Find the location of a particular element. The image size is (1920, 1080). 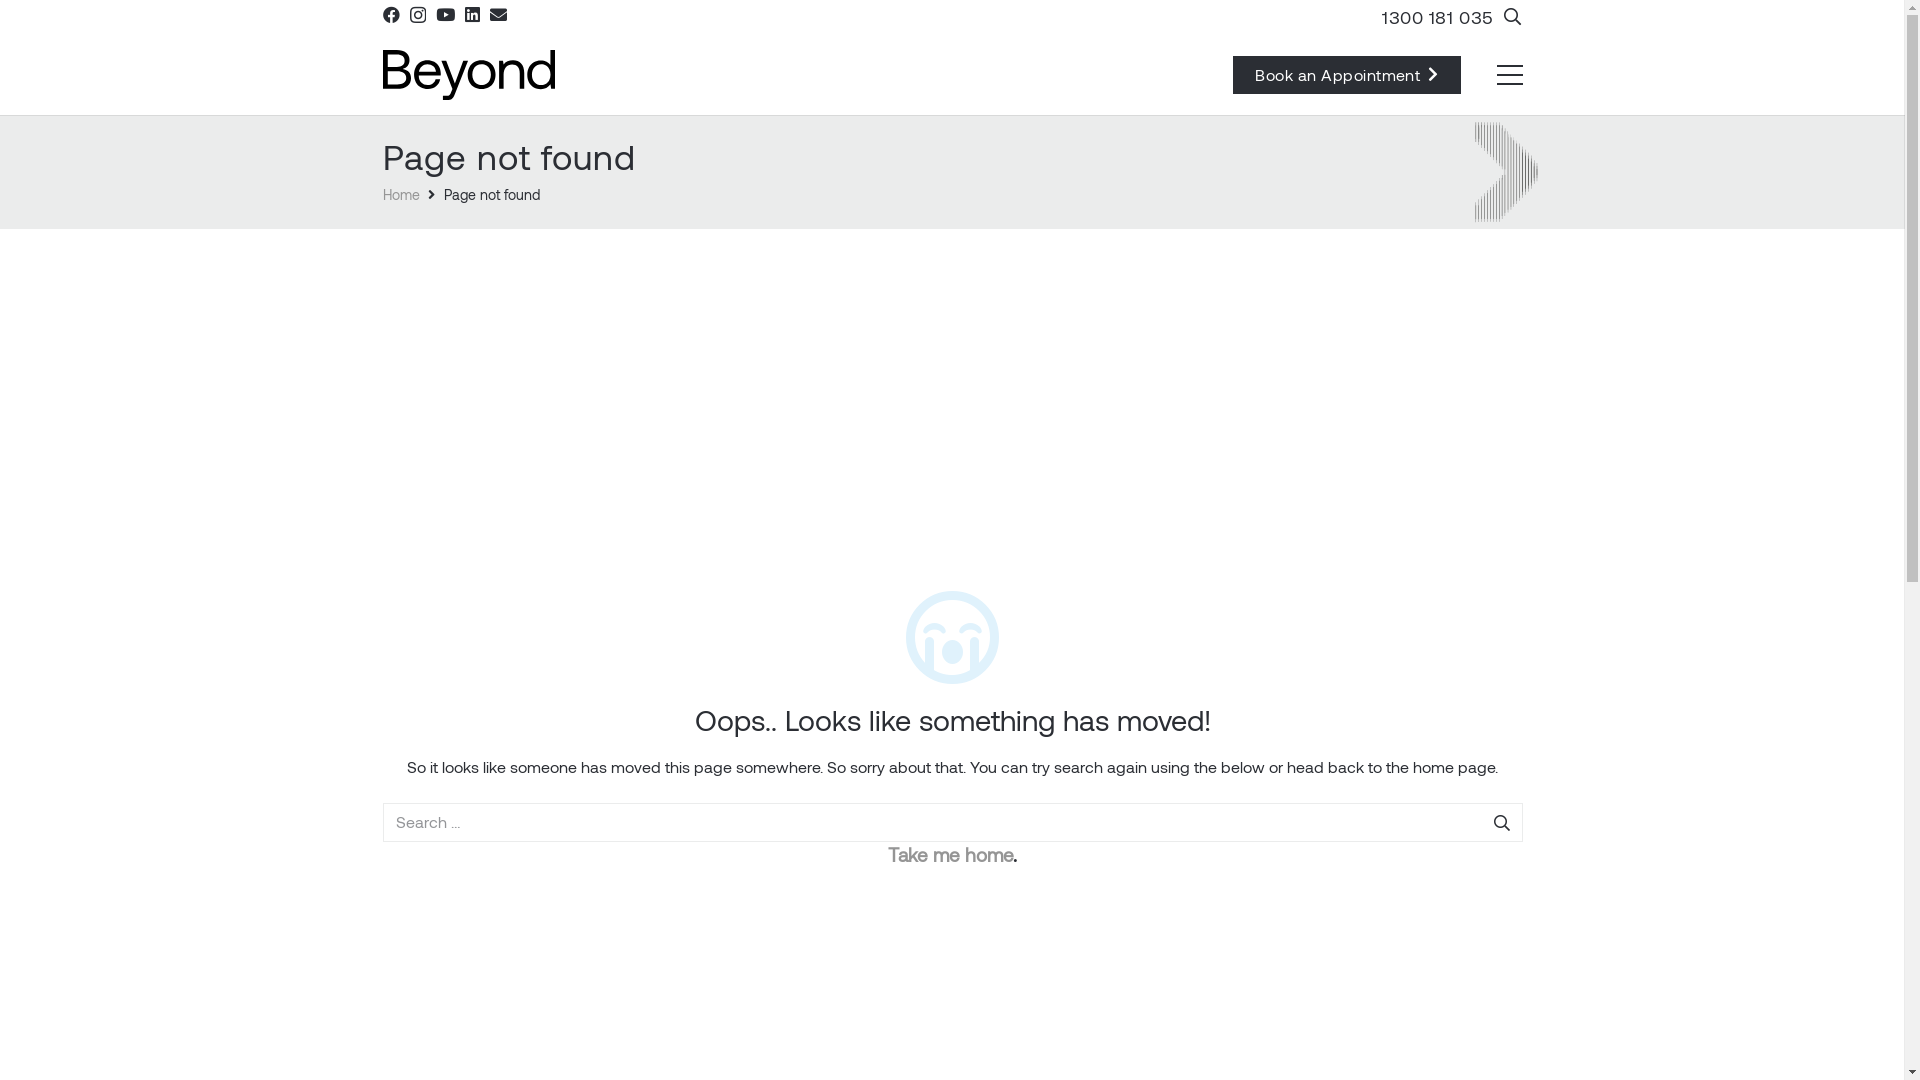

'Oops.. Looks like something has moved!' is located at coordinates (950, 718).